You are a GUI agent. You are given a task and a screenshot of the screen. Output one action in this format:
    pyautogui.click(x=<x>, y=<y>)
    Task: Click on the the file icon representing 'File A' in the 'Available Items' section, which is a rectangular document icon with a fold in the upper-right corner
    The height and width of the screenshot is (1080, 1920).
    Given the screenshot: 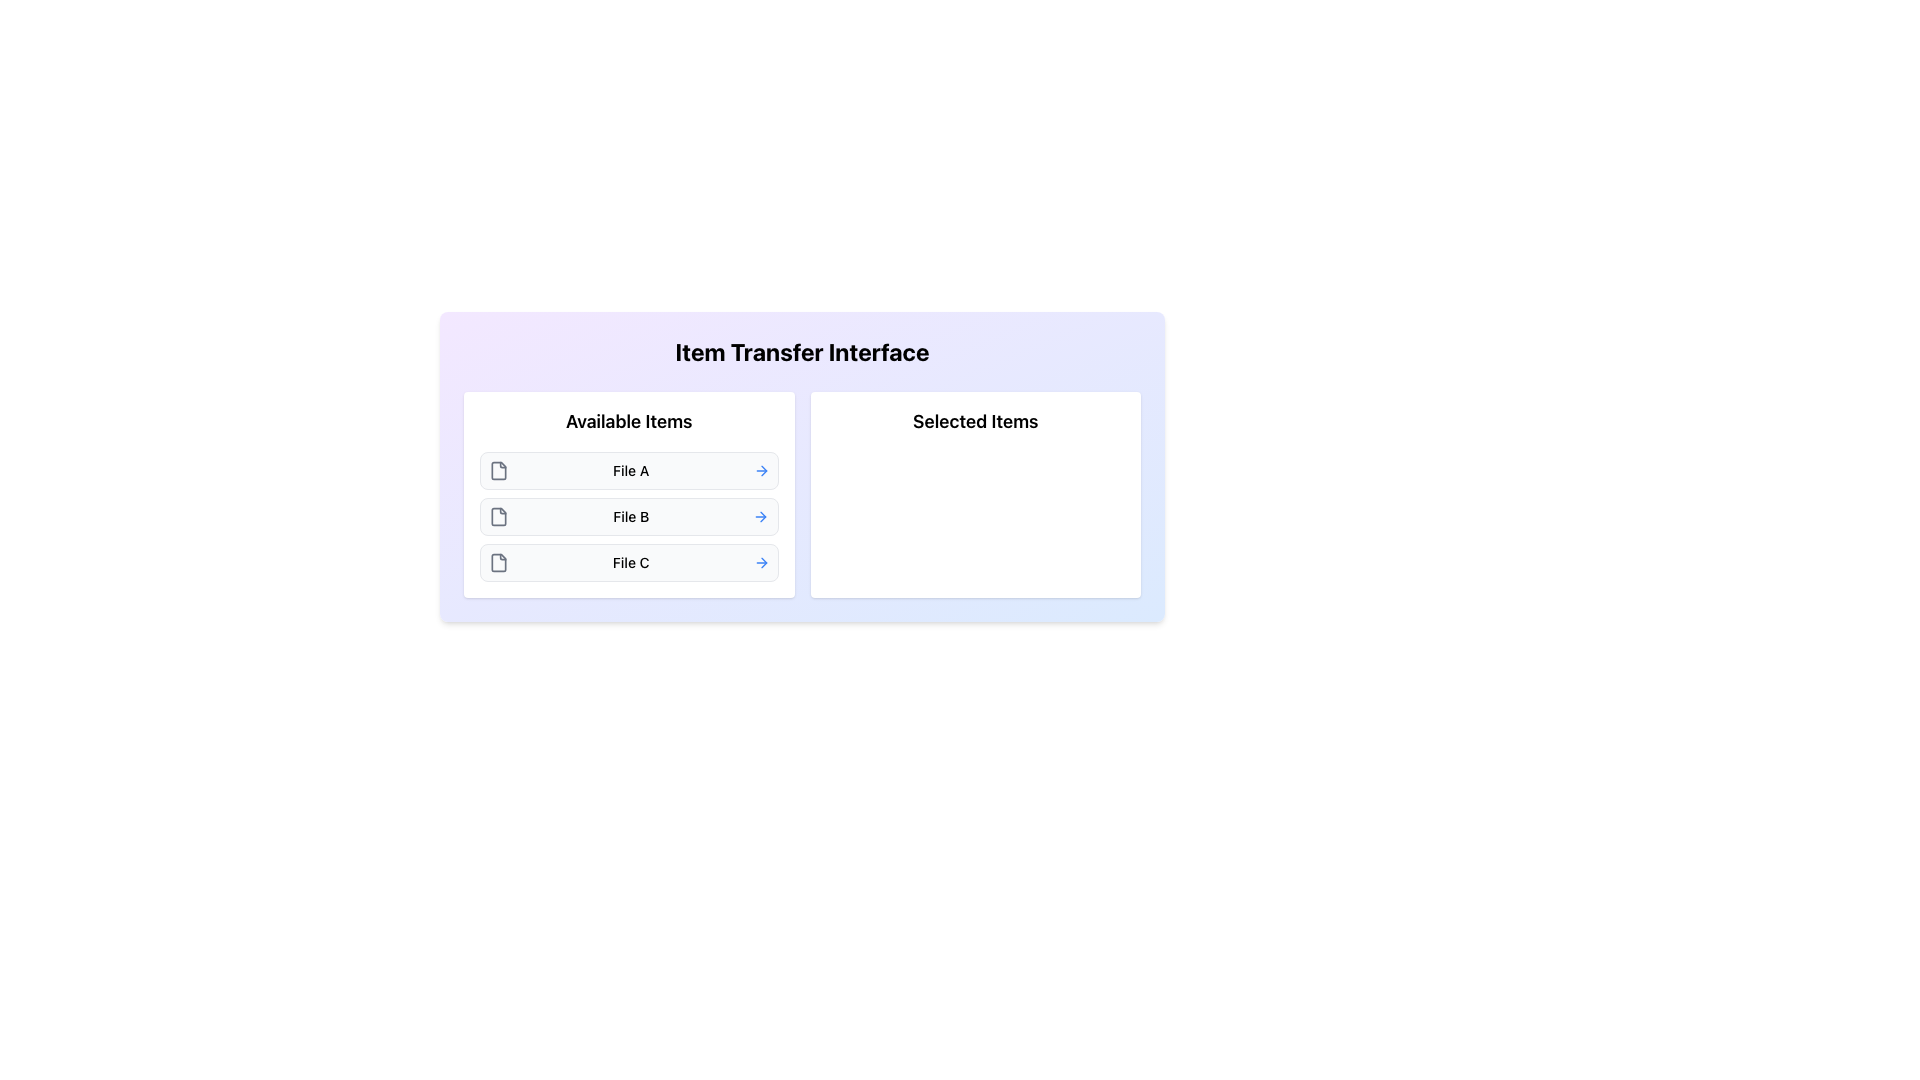 What is the action you would take?
    pyautogui.click(x=499, y=470)
    